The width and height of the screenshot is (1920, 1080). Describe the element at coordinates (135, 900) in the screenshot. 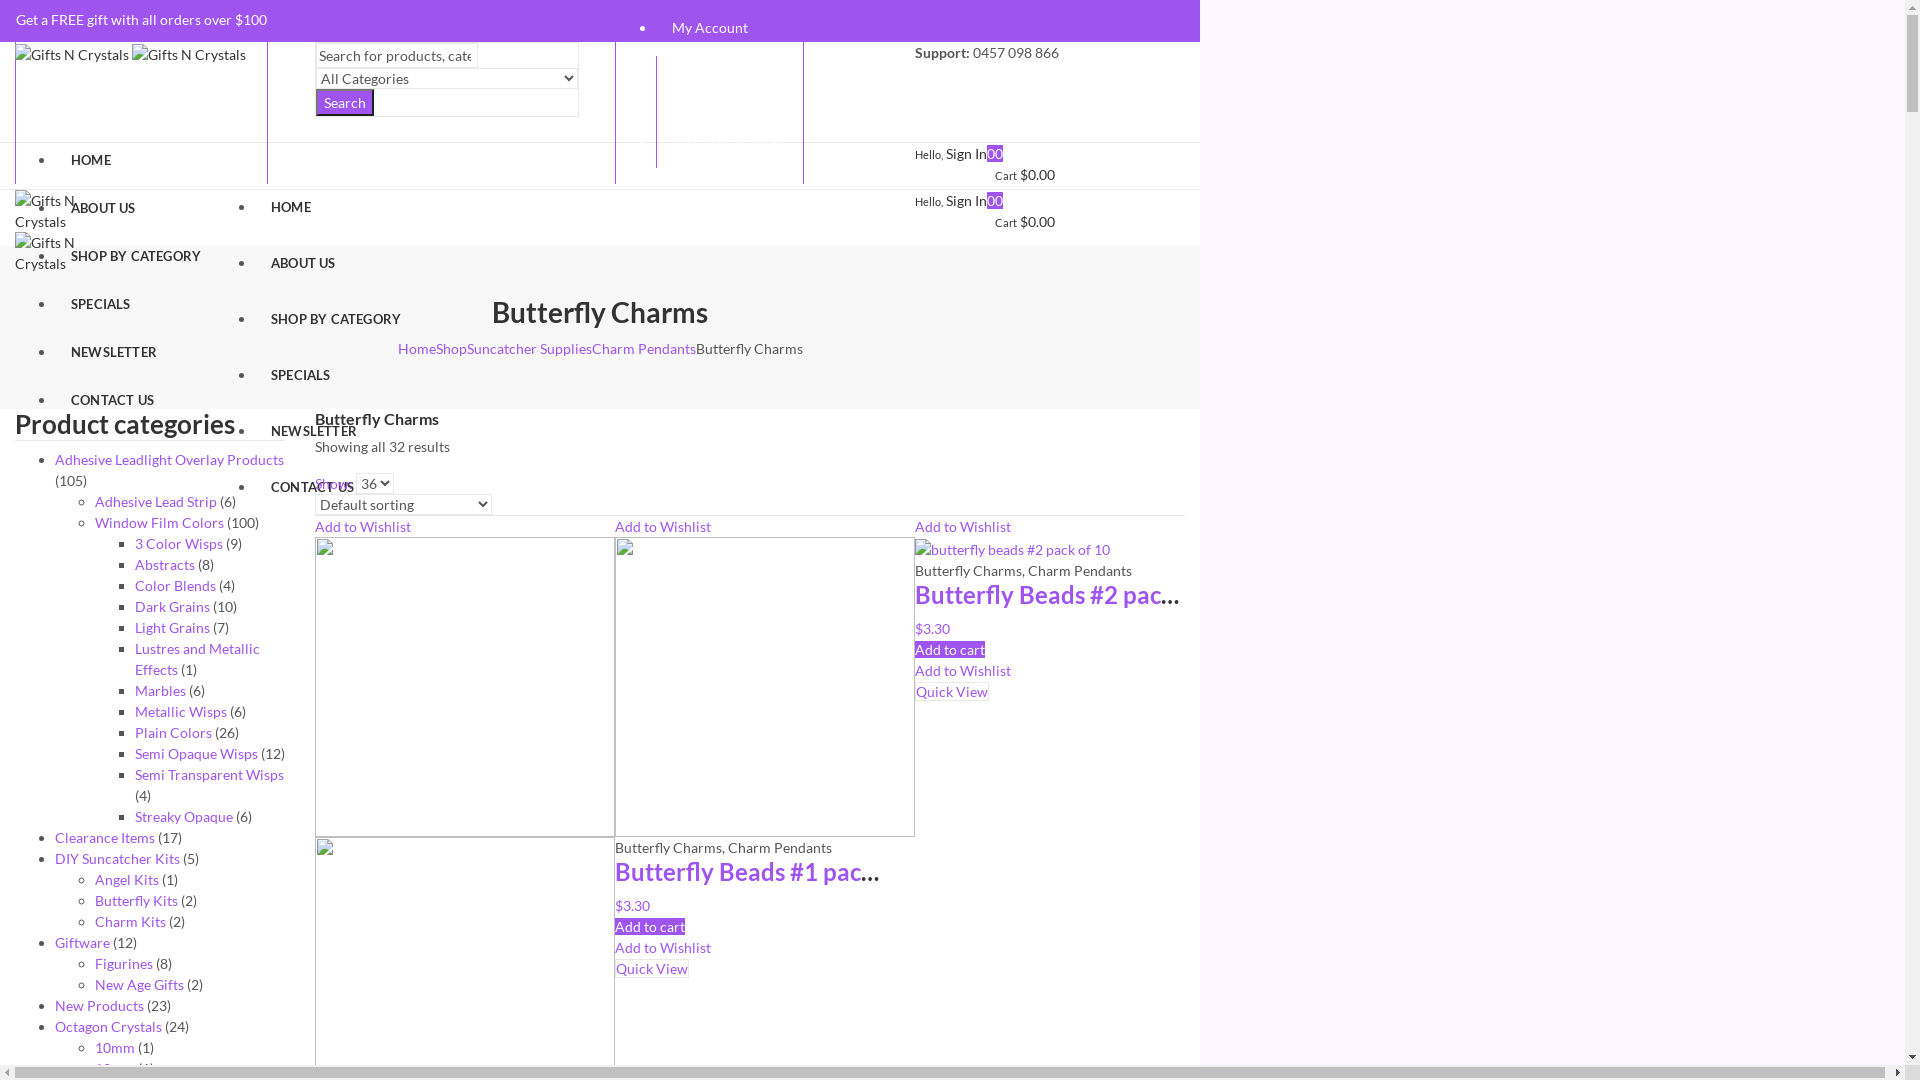

I see `'Butterfly Kits'` at that location.